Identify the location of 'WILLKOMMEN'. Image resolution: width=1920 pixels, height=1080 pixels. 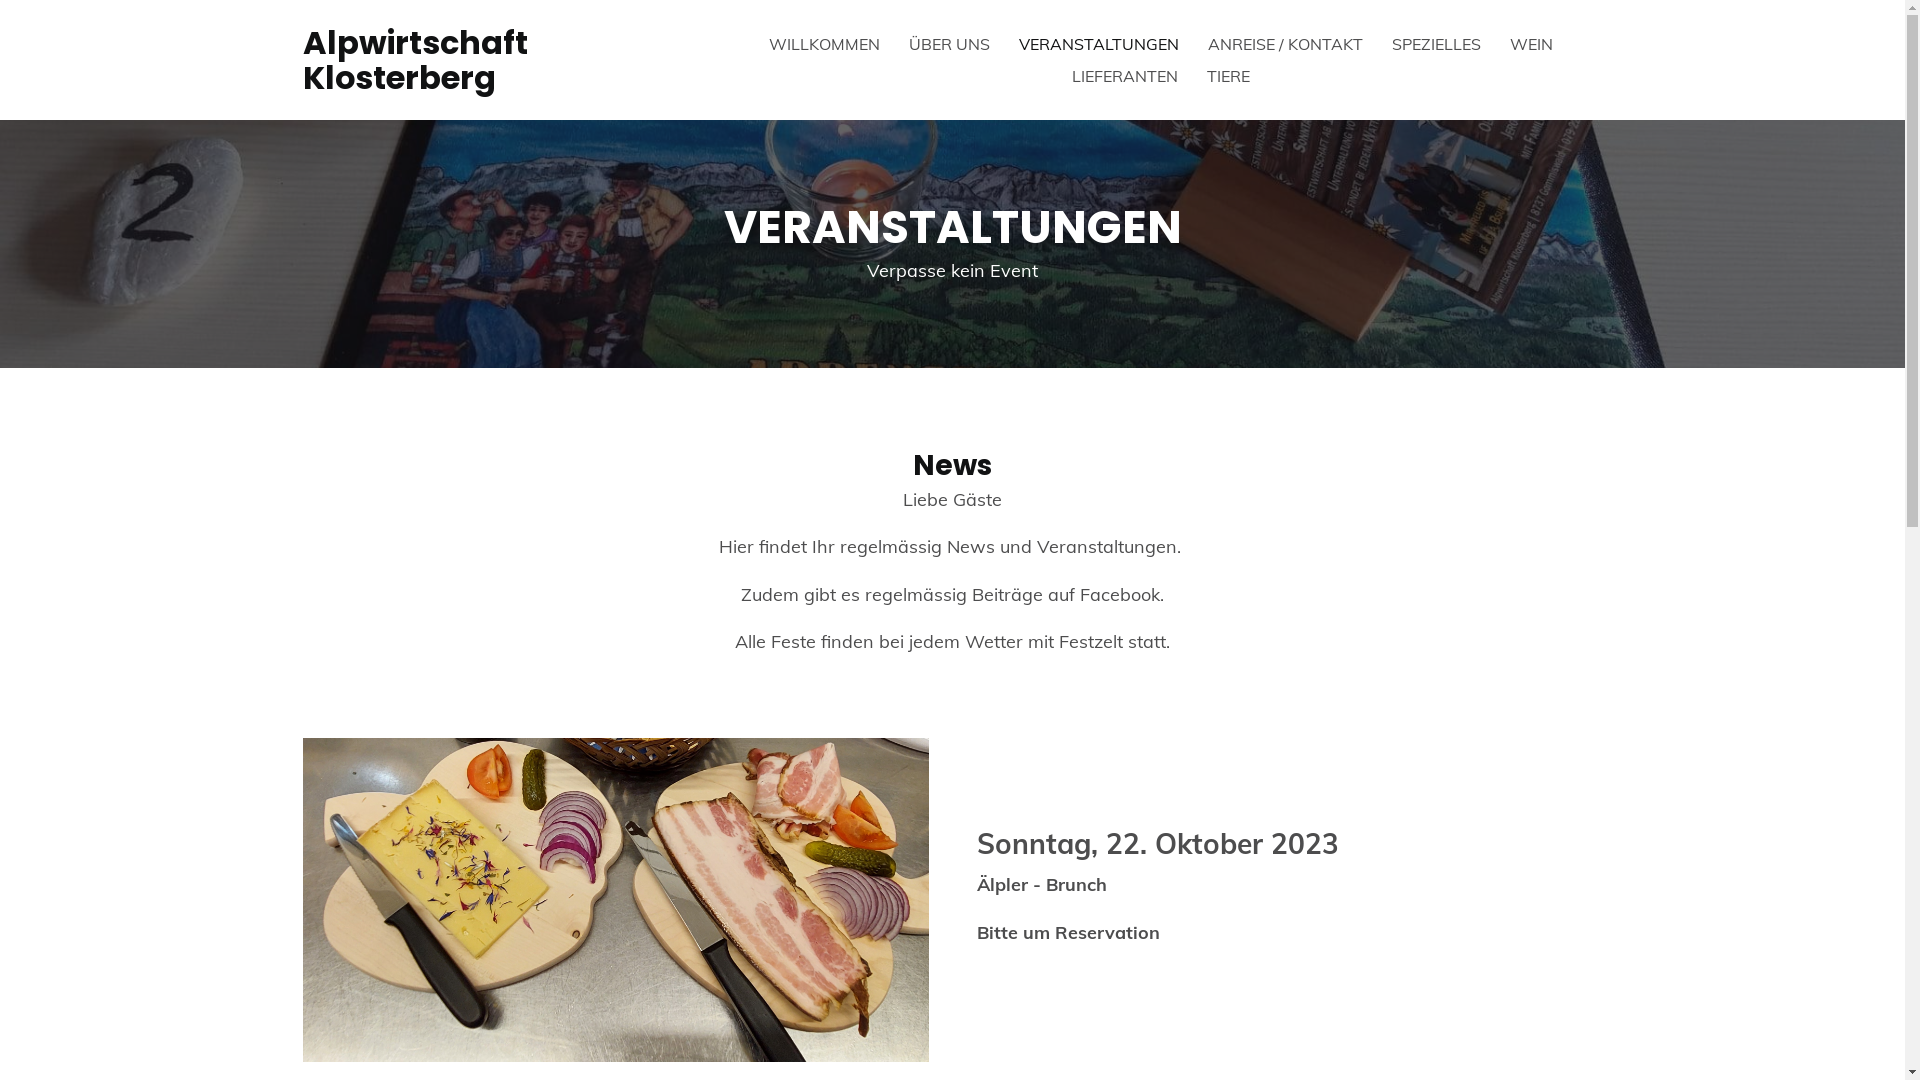
(824, 43).